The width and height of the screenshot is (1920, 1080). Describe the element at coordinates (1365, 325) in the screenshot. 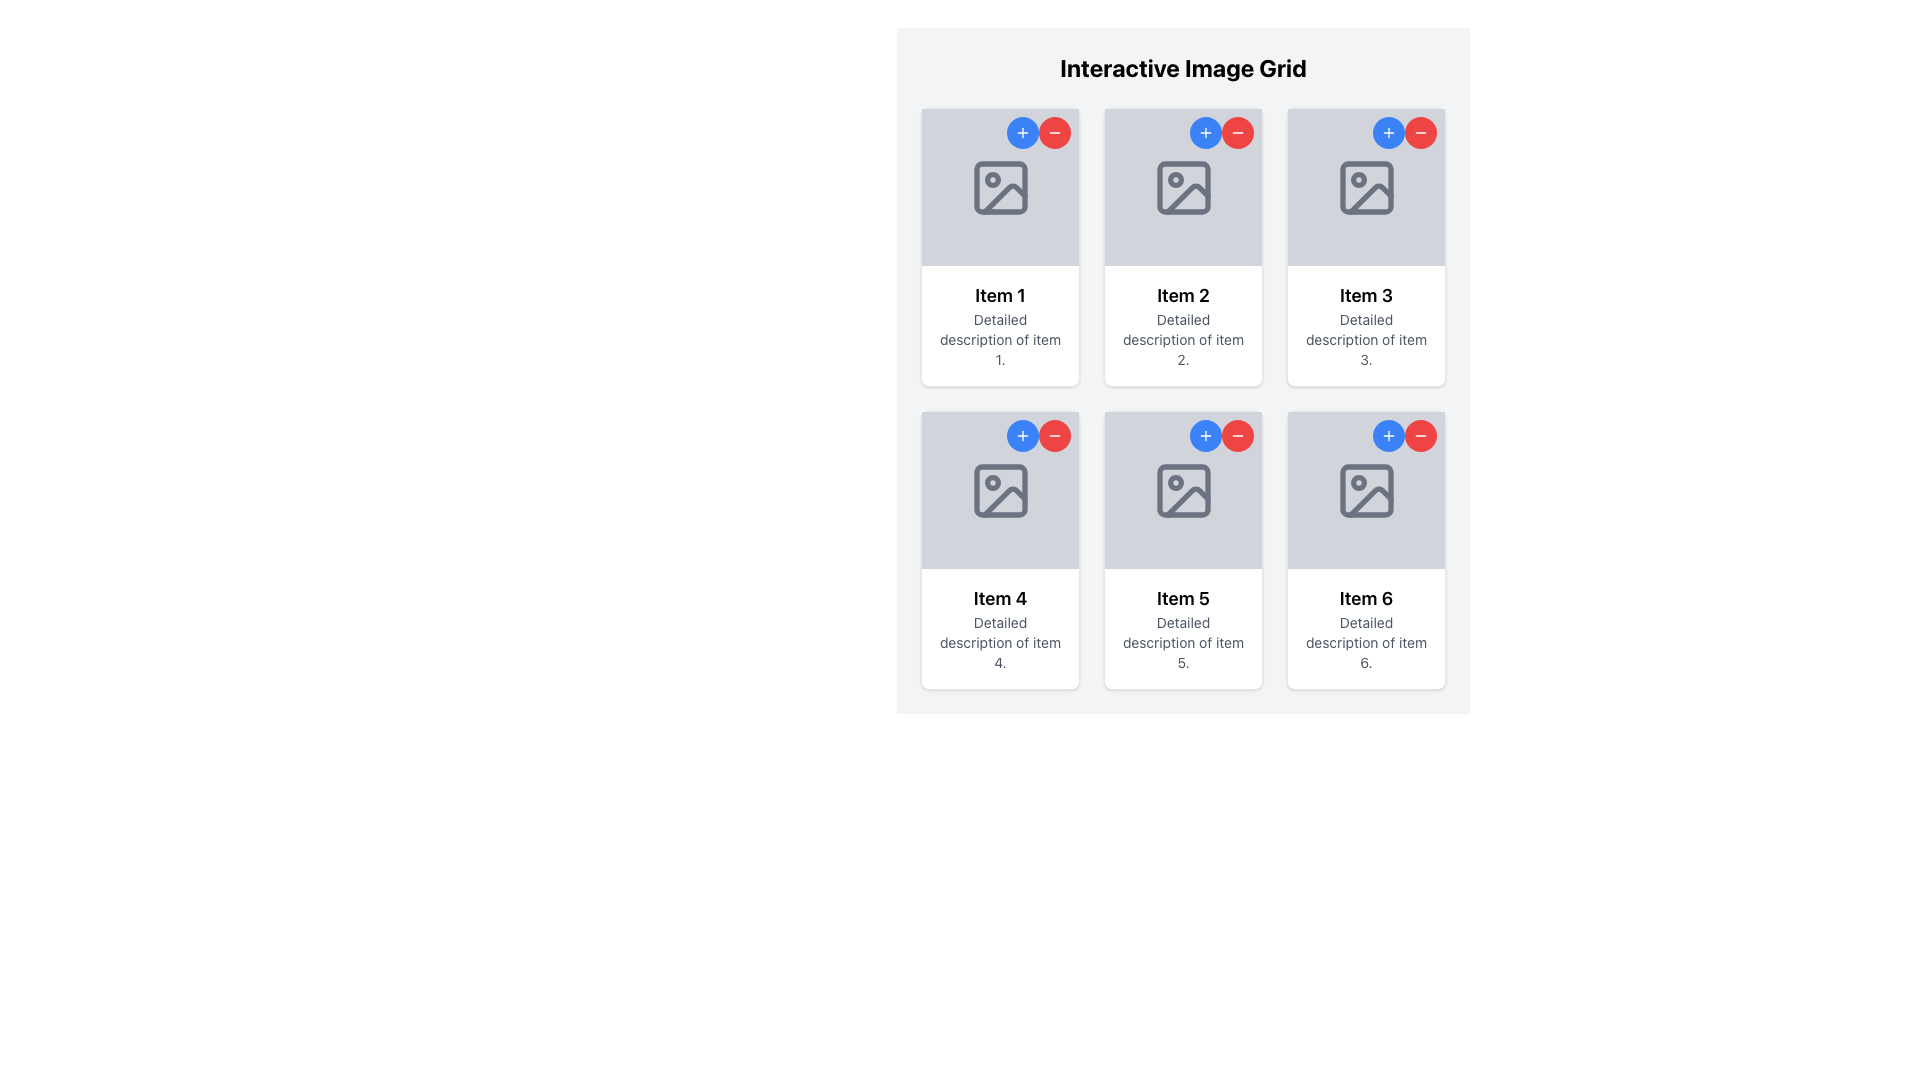

I see `the Text block displaying the title 'Item 3' and the description 'Detailed description of item 3.' located in the center of the rightmost column of the first row of the grid layout` at that location.